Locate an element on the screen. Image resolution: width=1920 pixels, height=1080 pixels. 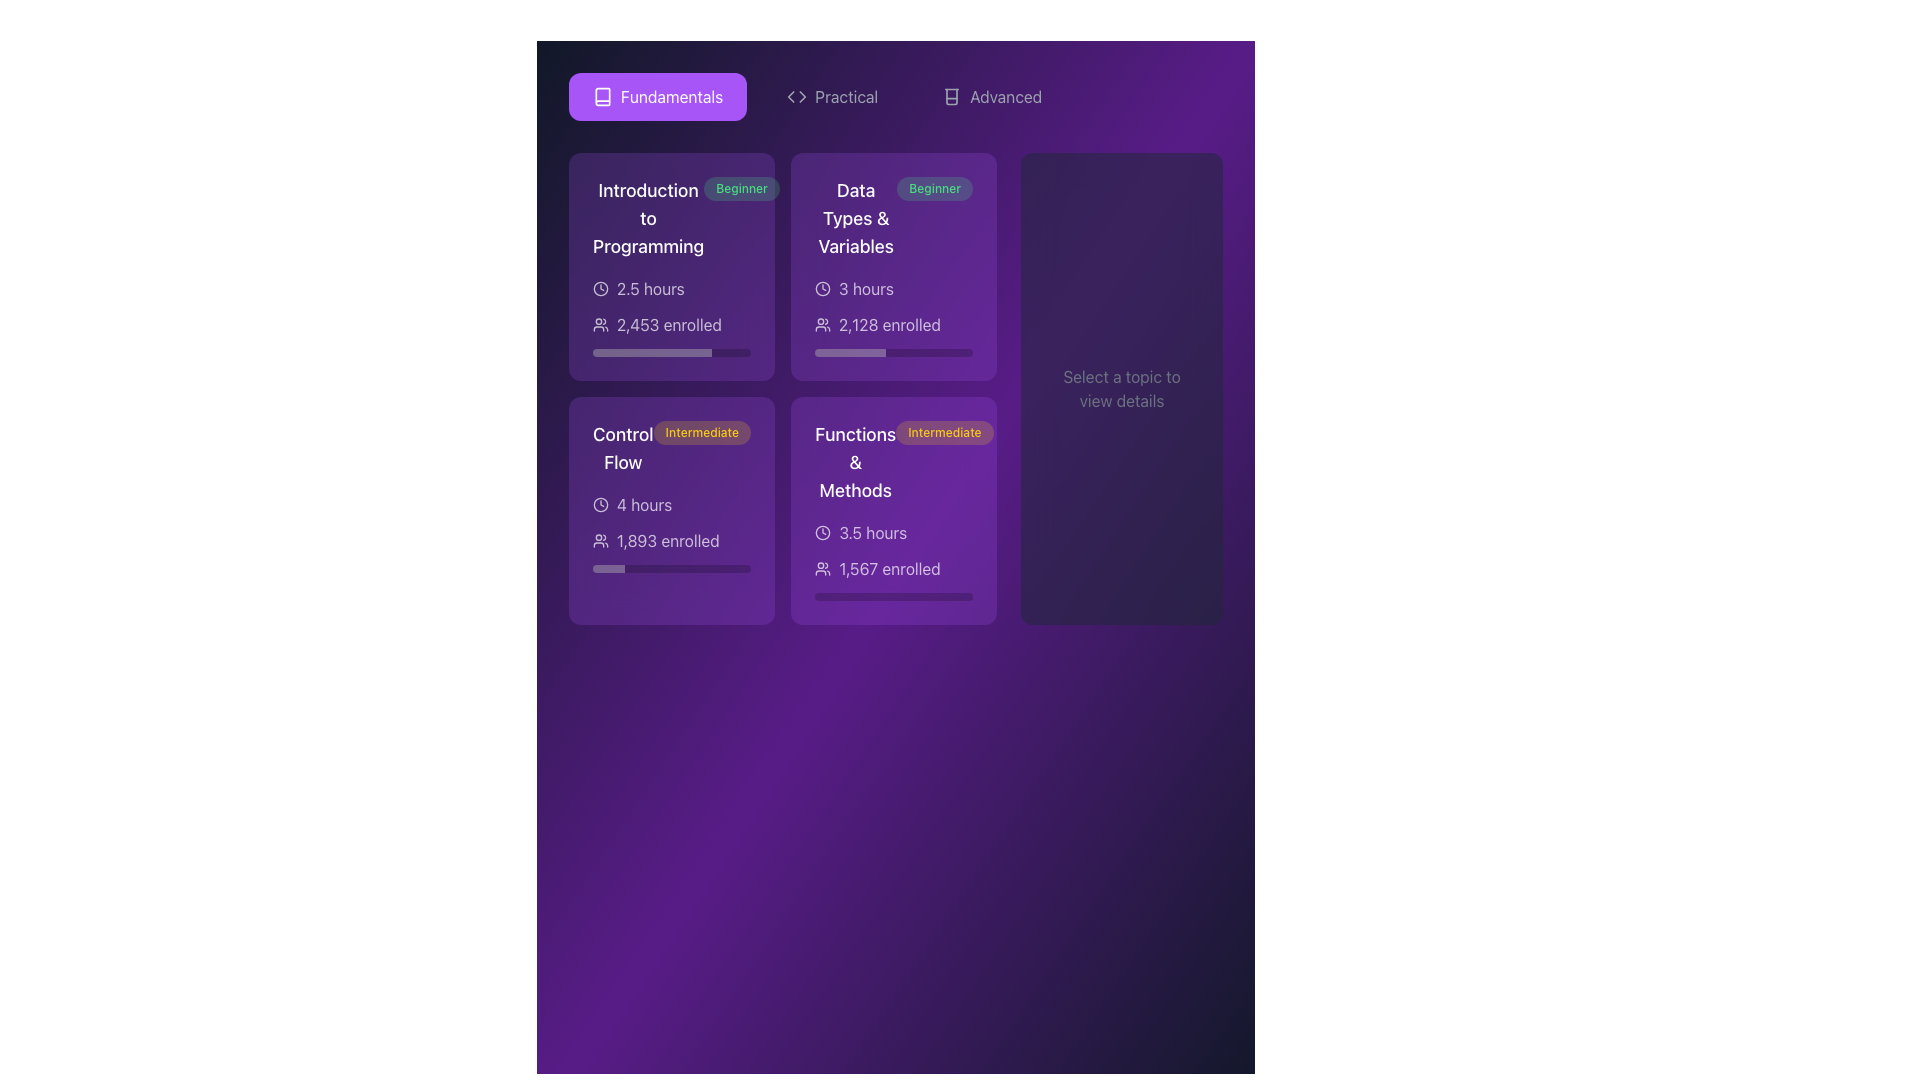
the white progress indicator bar segment located at the bottom of the 'Data Types & Variables' card by clicking on its center is located at coordinates (850, 352).